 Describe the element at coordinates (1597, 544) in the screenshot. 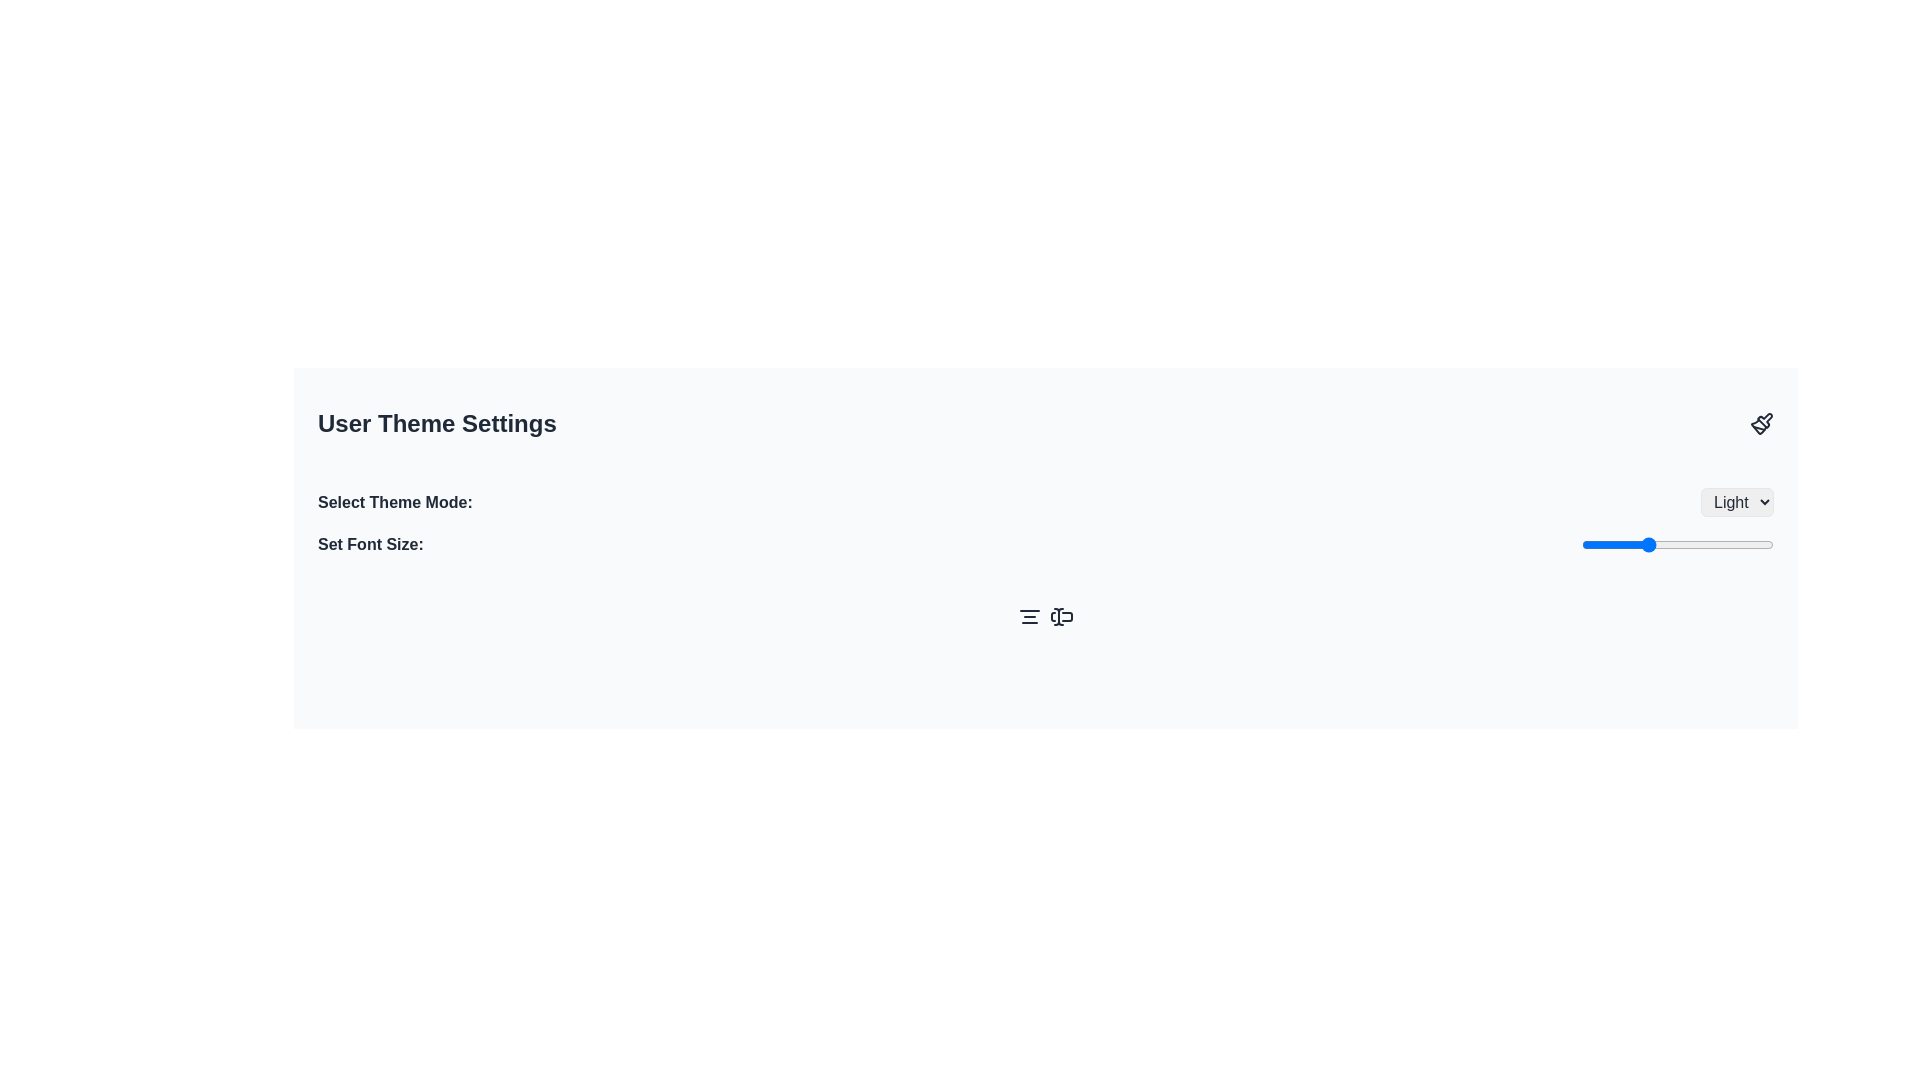

I see `the font size` at that location.